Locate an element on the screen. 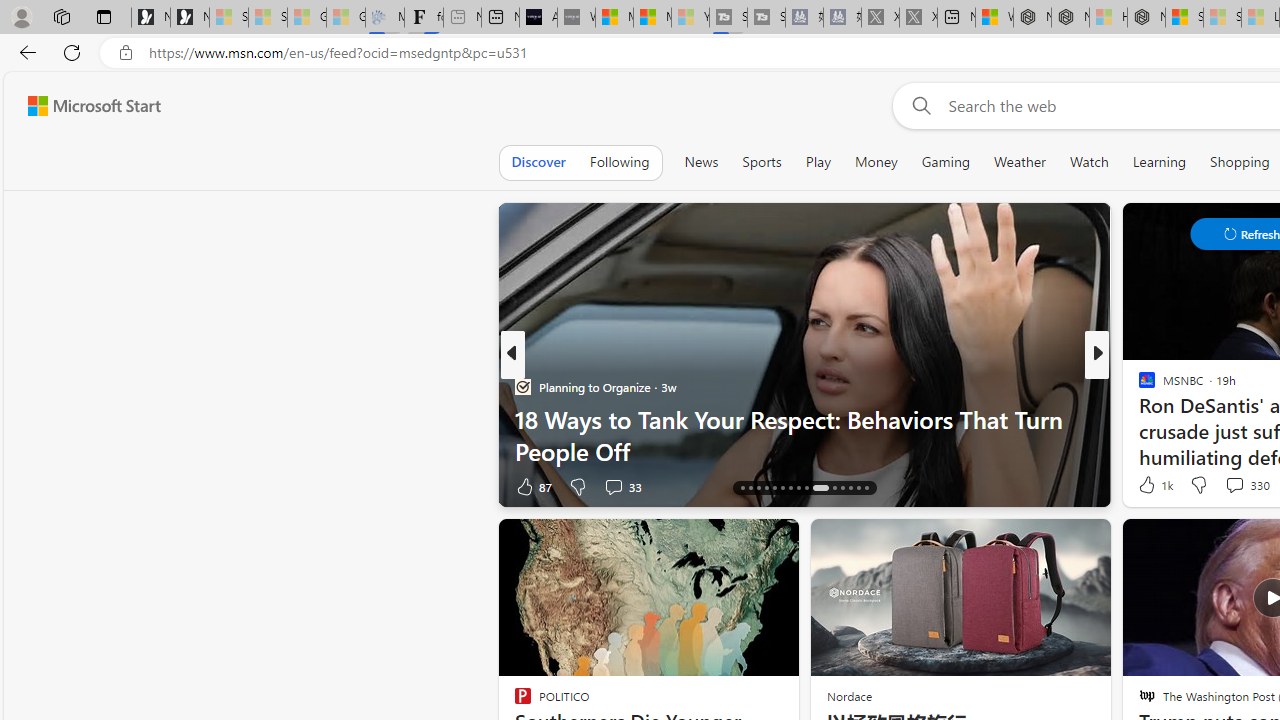 Image resolution: width=1280 pixels, height=720 pixels. 'News' is located at coordinates (701, 161).